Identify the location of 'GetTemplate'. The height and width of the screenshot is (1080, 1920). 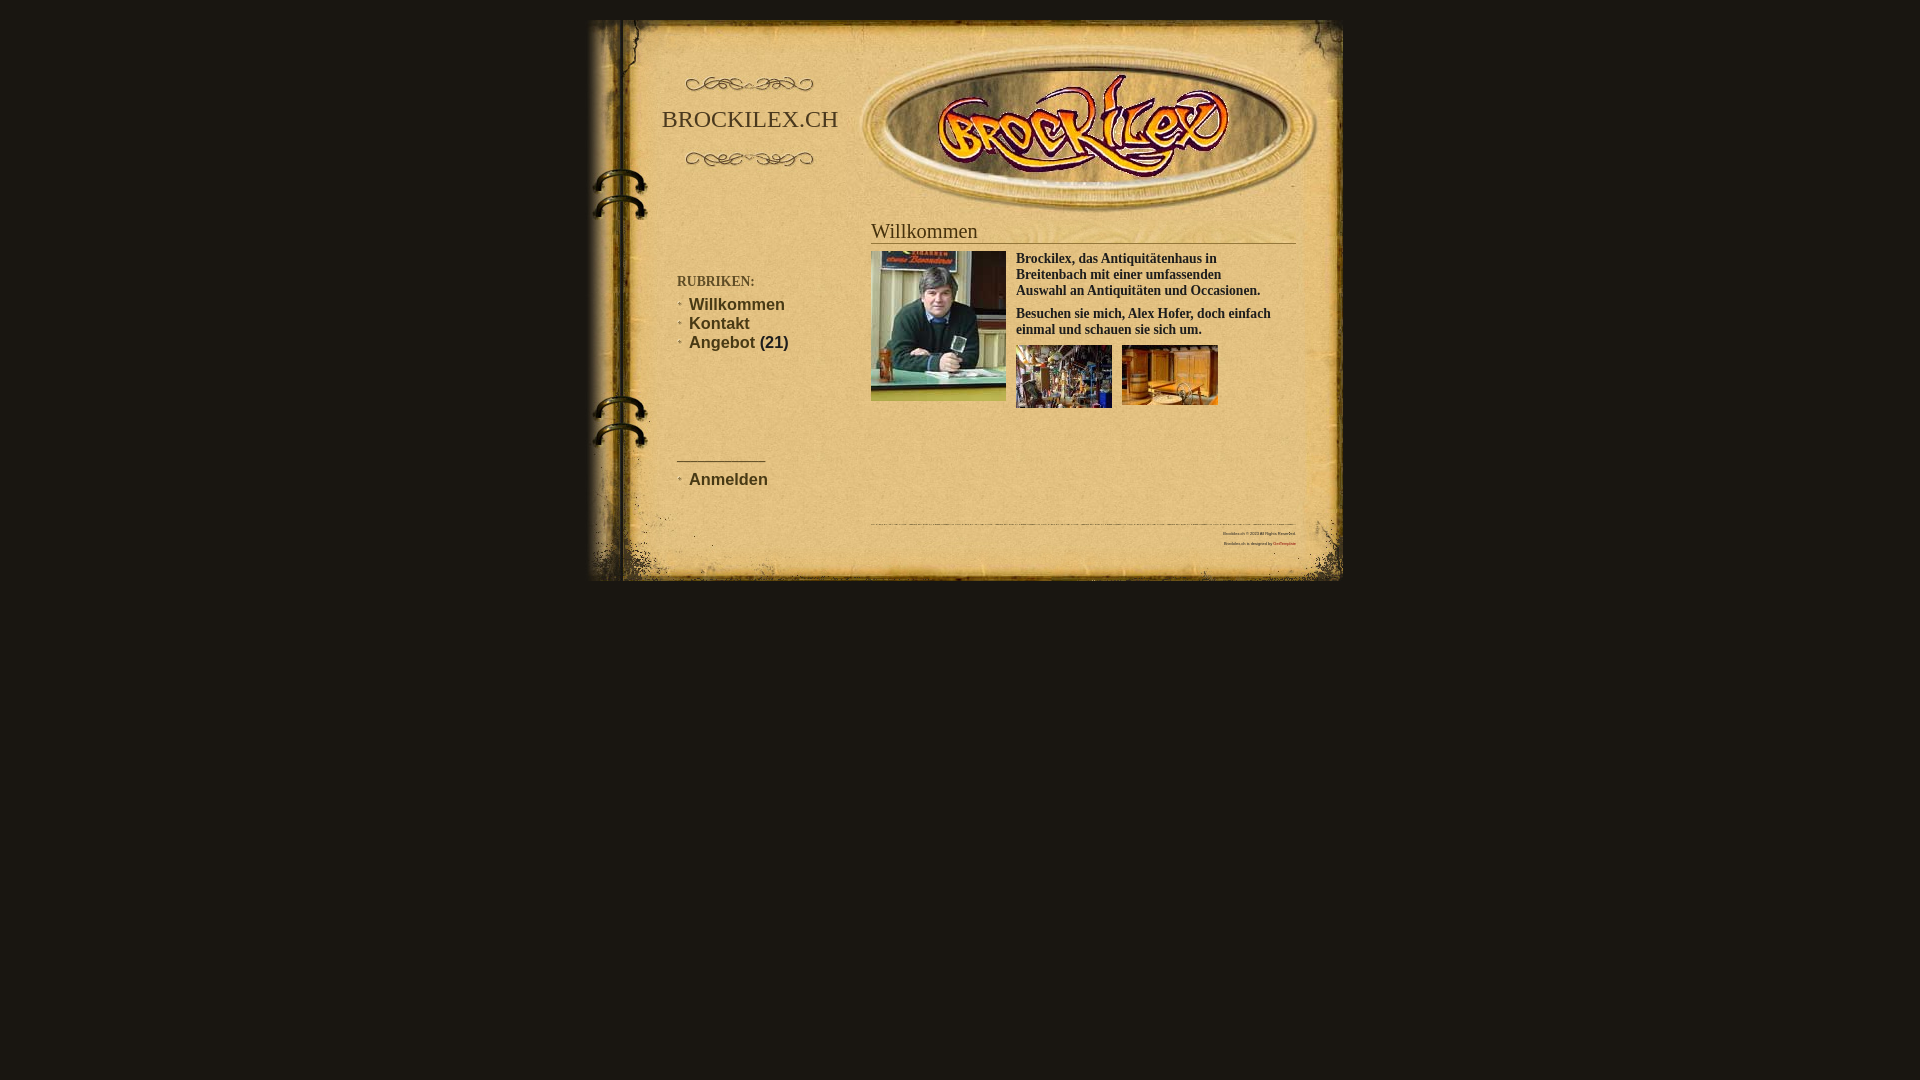
(1284, 543).